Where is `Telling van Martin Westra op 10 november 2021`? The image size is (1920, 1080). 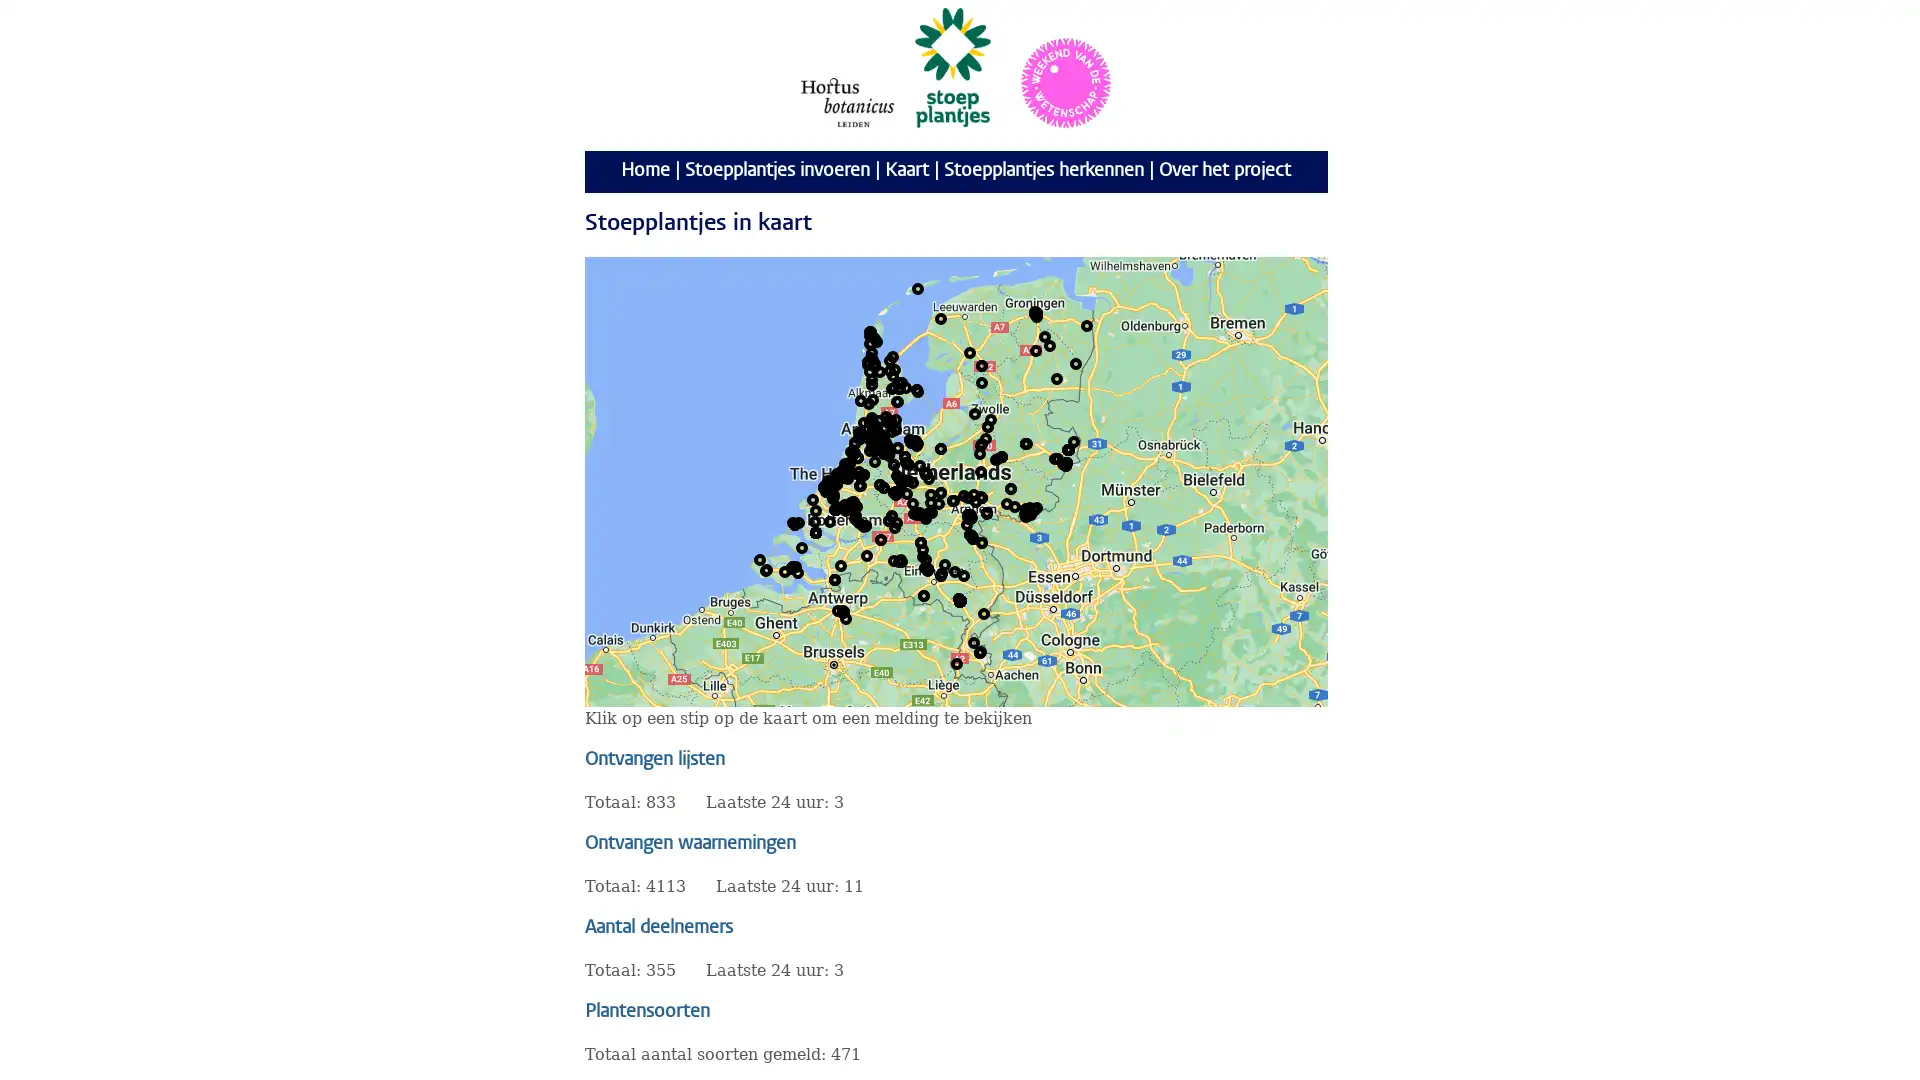
Telling van Martin Westra op 10 november 2021 is located at coordinates (830, 519).